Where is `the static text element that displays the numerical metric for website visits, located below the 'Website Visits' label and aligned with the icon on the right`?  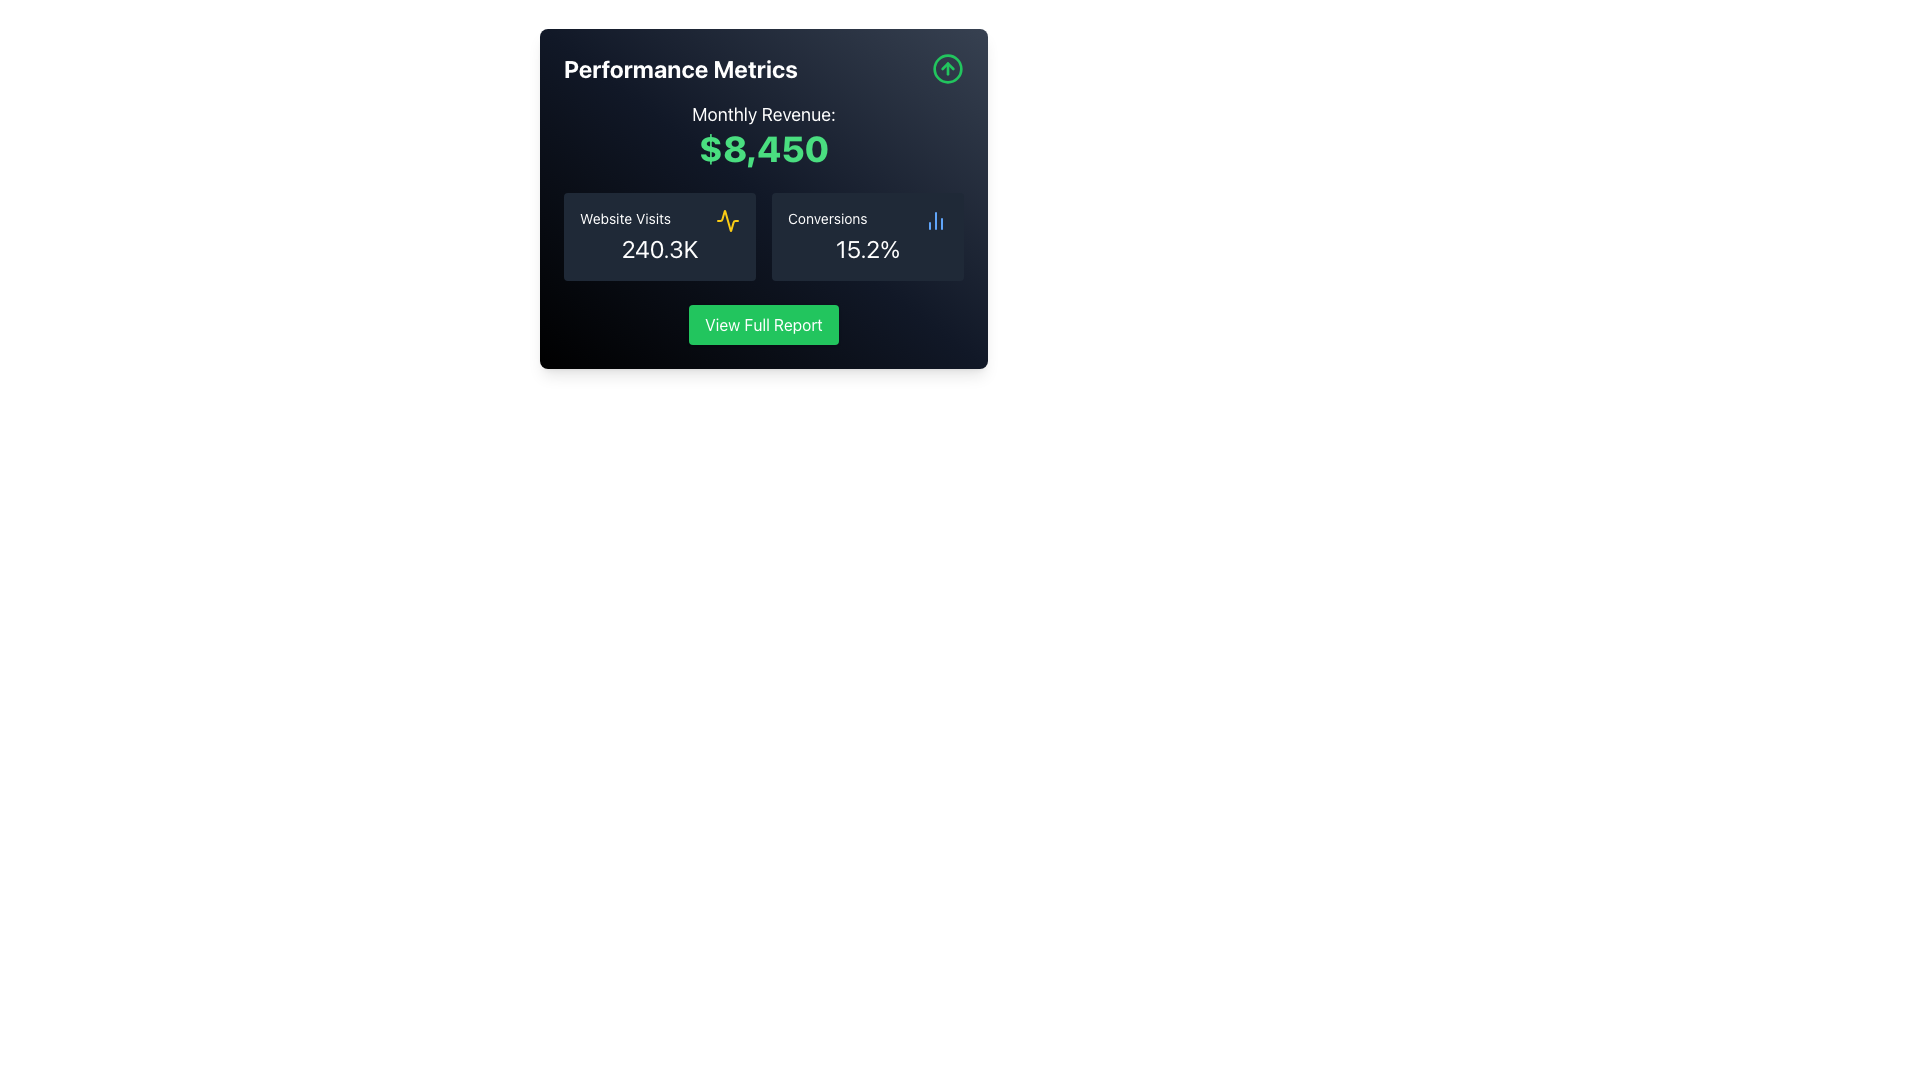
the static text element that displays the numerical metric for website visits, located below the 'Website Visits' label and aligned with the icon on the right is located at coordinates (660, 248).